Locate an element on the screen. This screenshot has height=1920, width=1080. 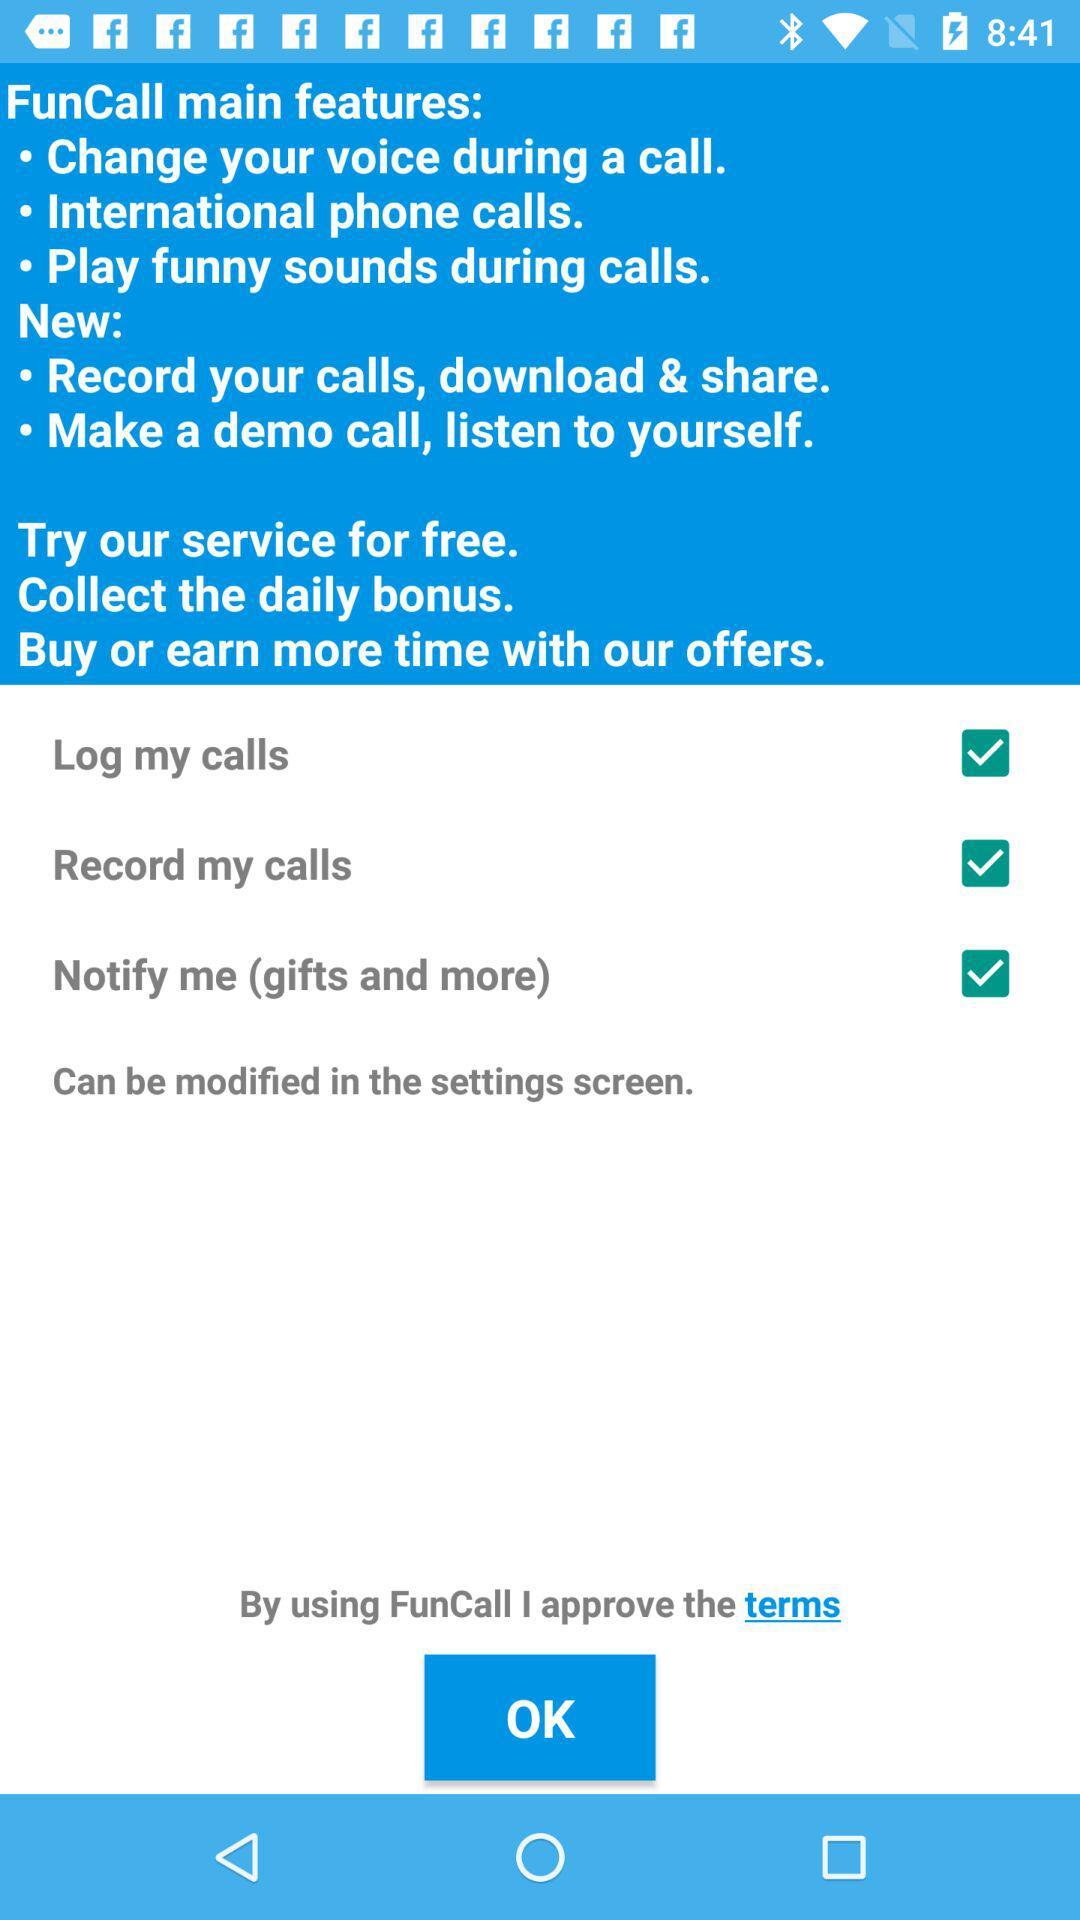
the icon below by using funcall icon is located at coordinates (540, 1716).